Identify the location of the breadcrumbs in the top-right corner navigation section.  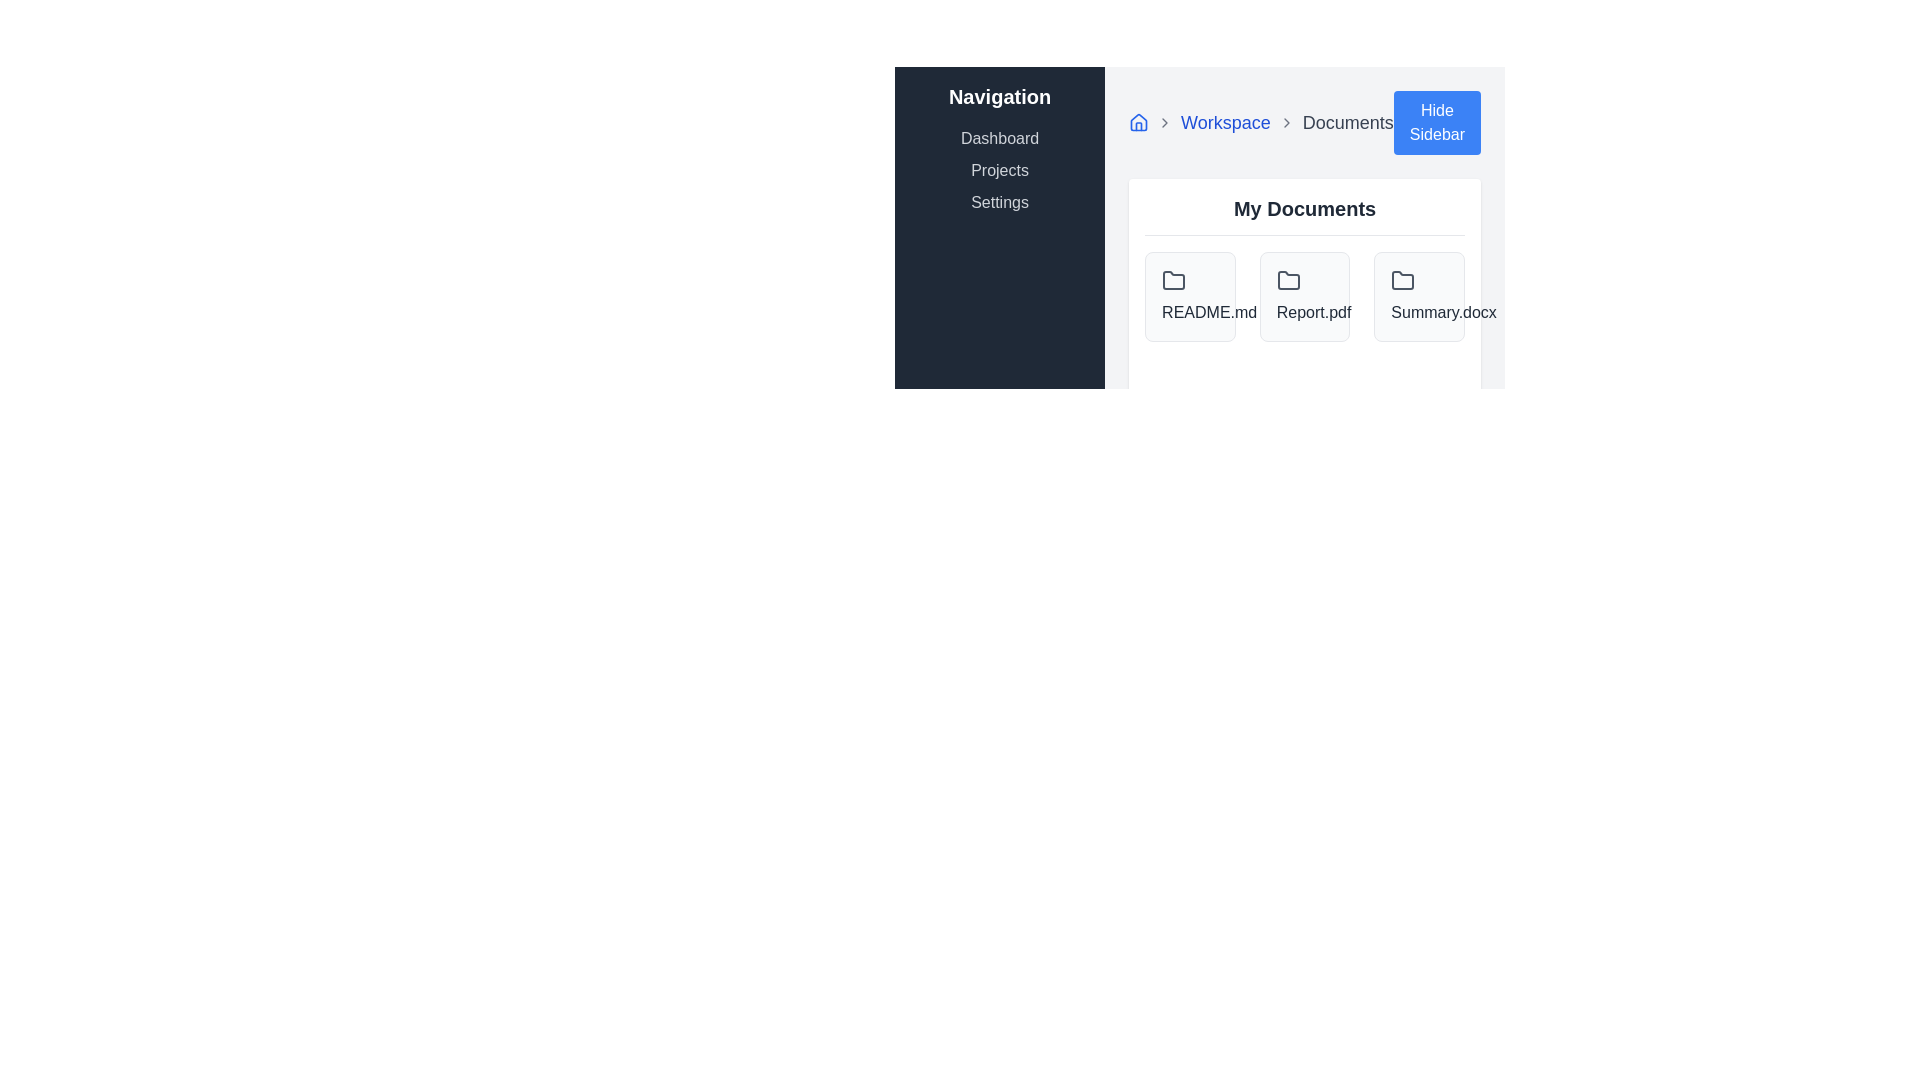
(1305, 123).